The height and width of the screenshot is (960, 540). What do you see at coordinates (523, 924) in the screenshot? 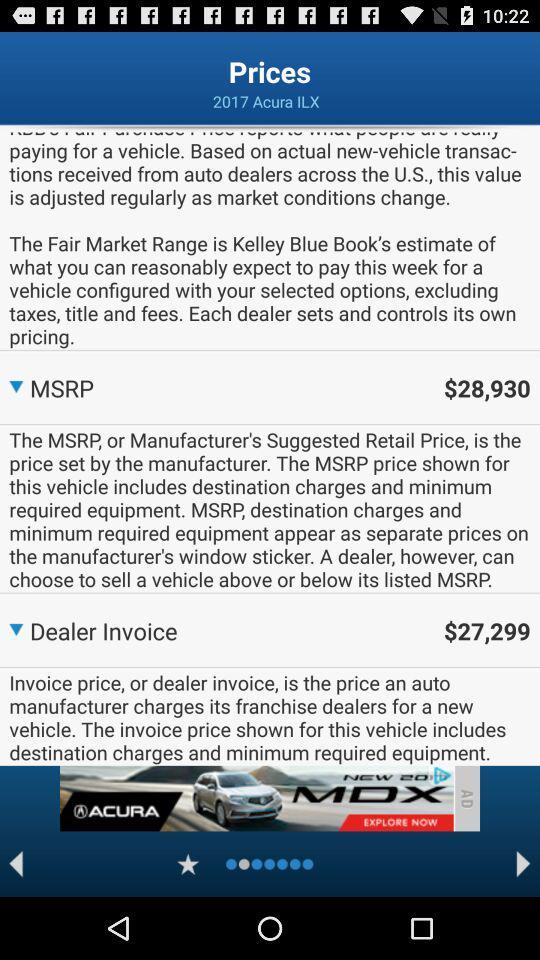
I see `the play icon` at bounding box center [523, 924].